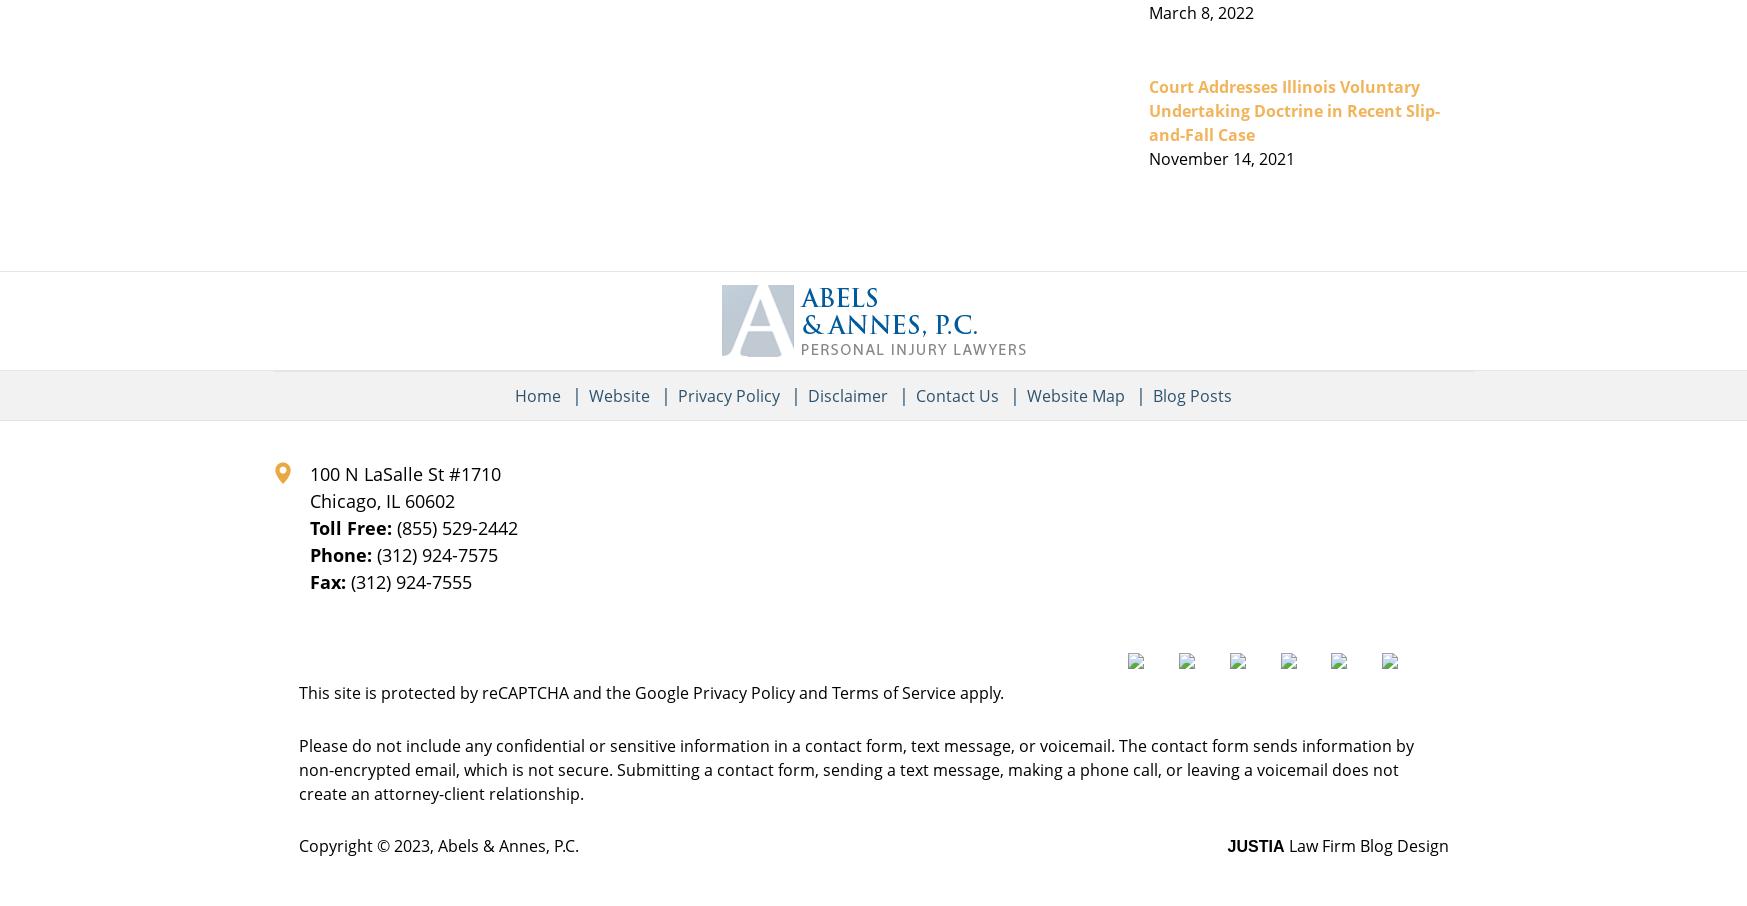  Describe the element at coordinates (493, 692) in the screenshot. I see `'This site is protected by reCAPTCHA and the Google'` at that location.